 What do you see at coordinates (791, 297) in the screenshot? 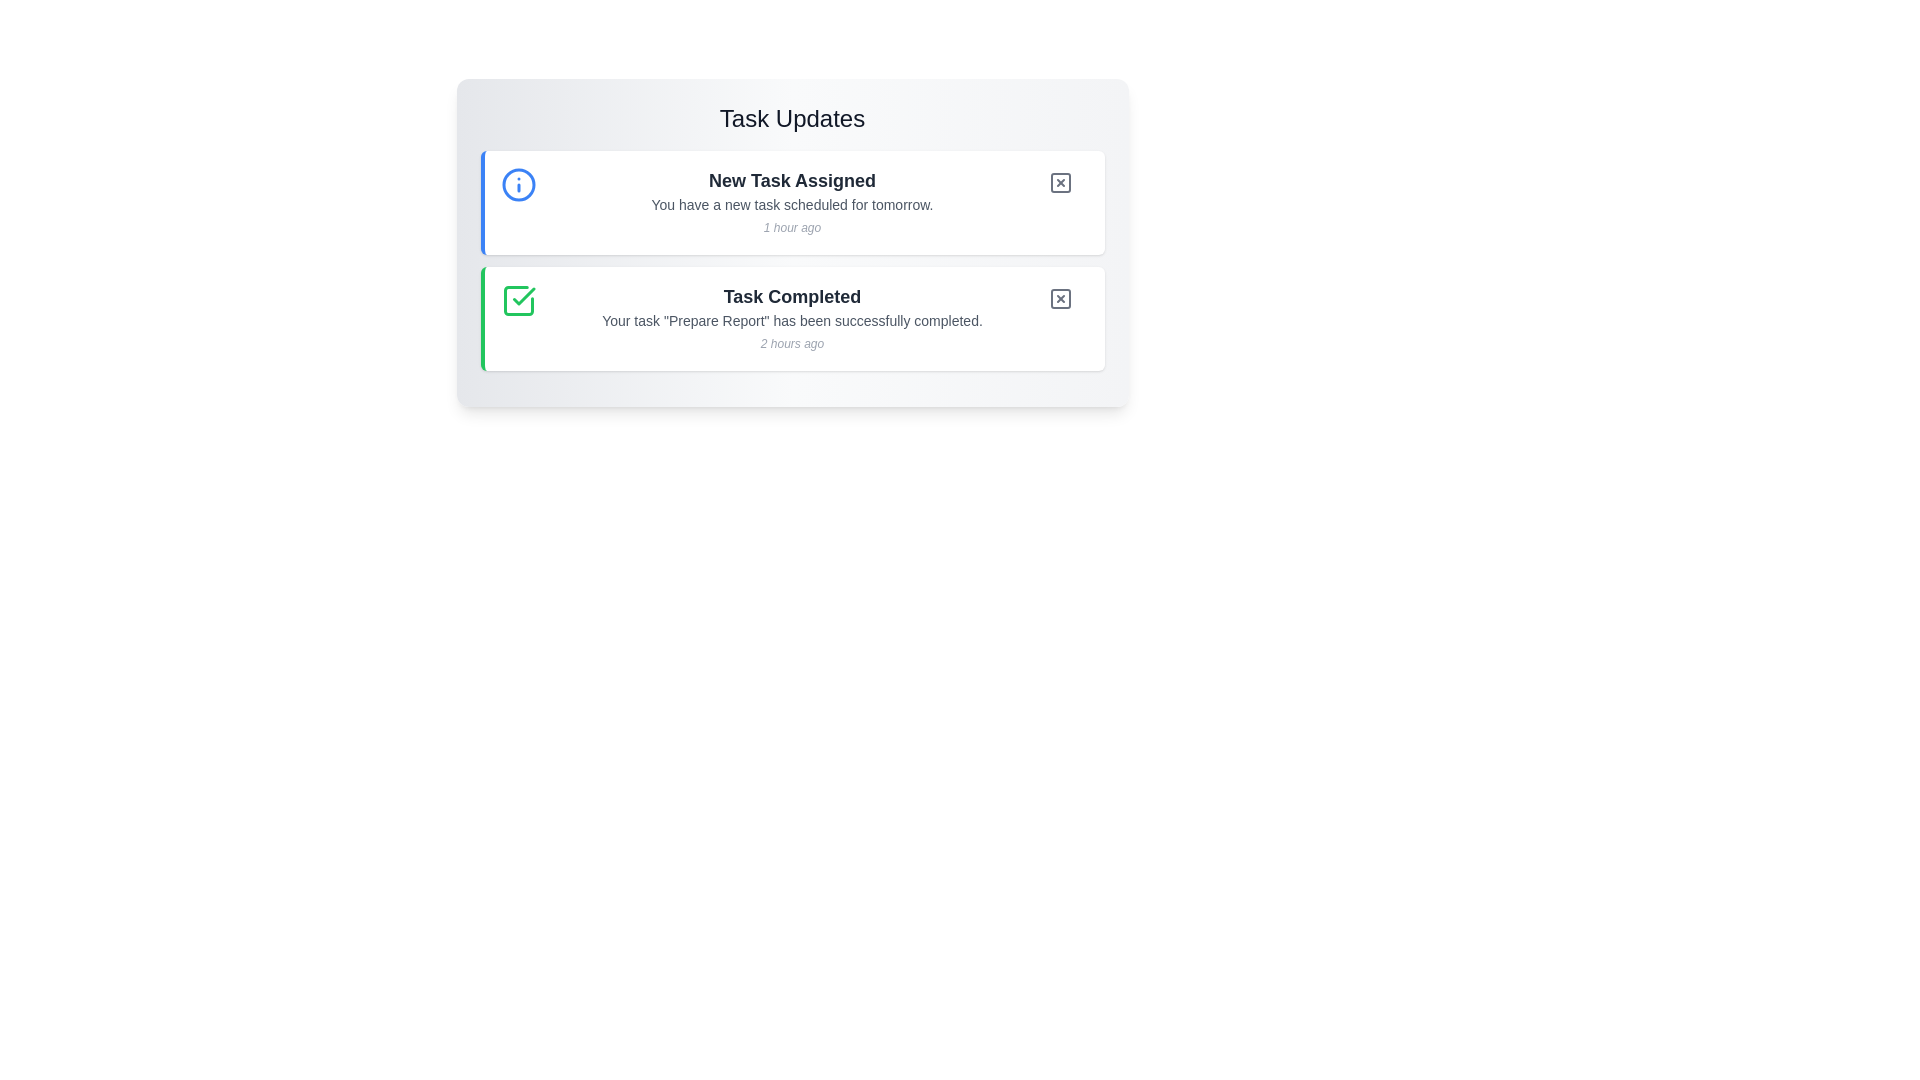
I see `the 'Task Completed' static text label, which is prominently styled as the header for its section in dark gray font` at bounding box center [791, 297].